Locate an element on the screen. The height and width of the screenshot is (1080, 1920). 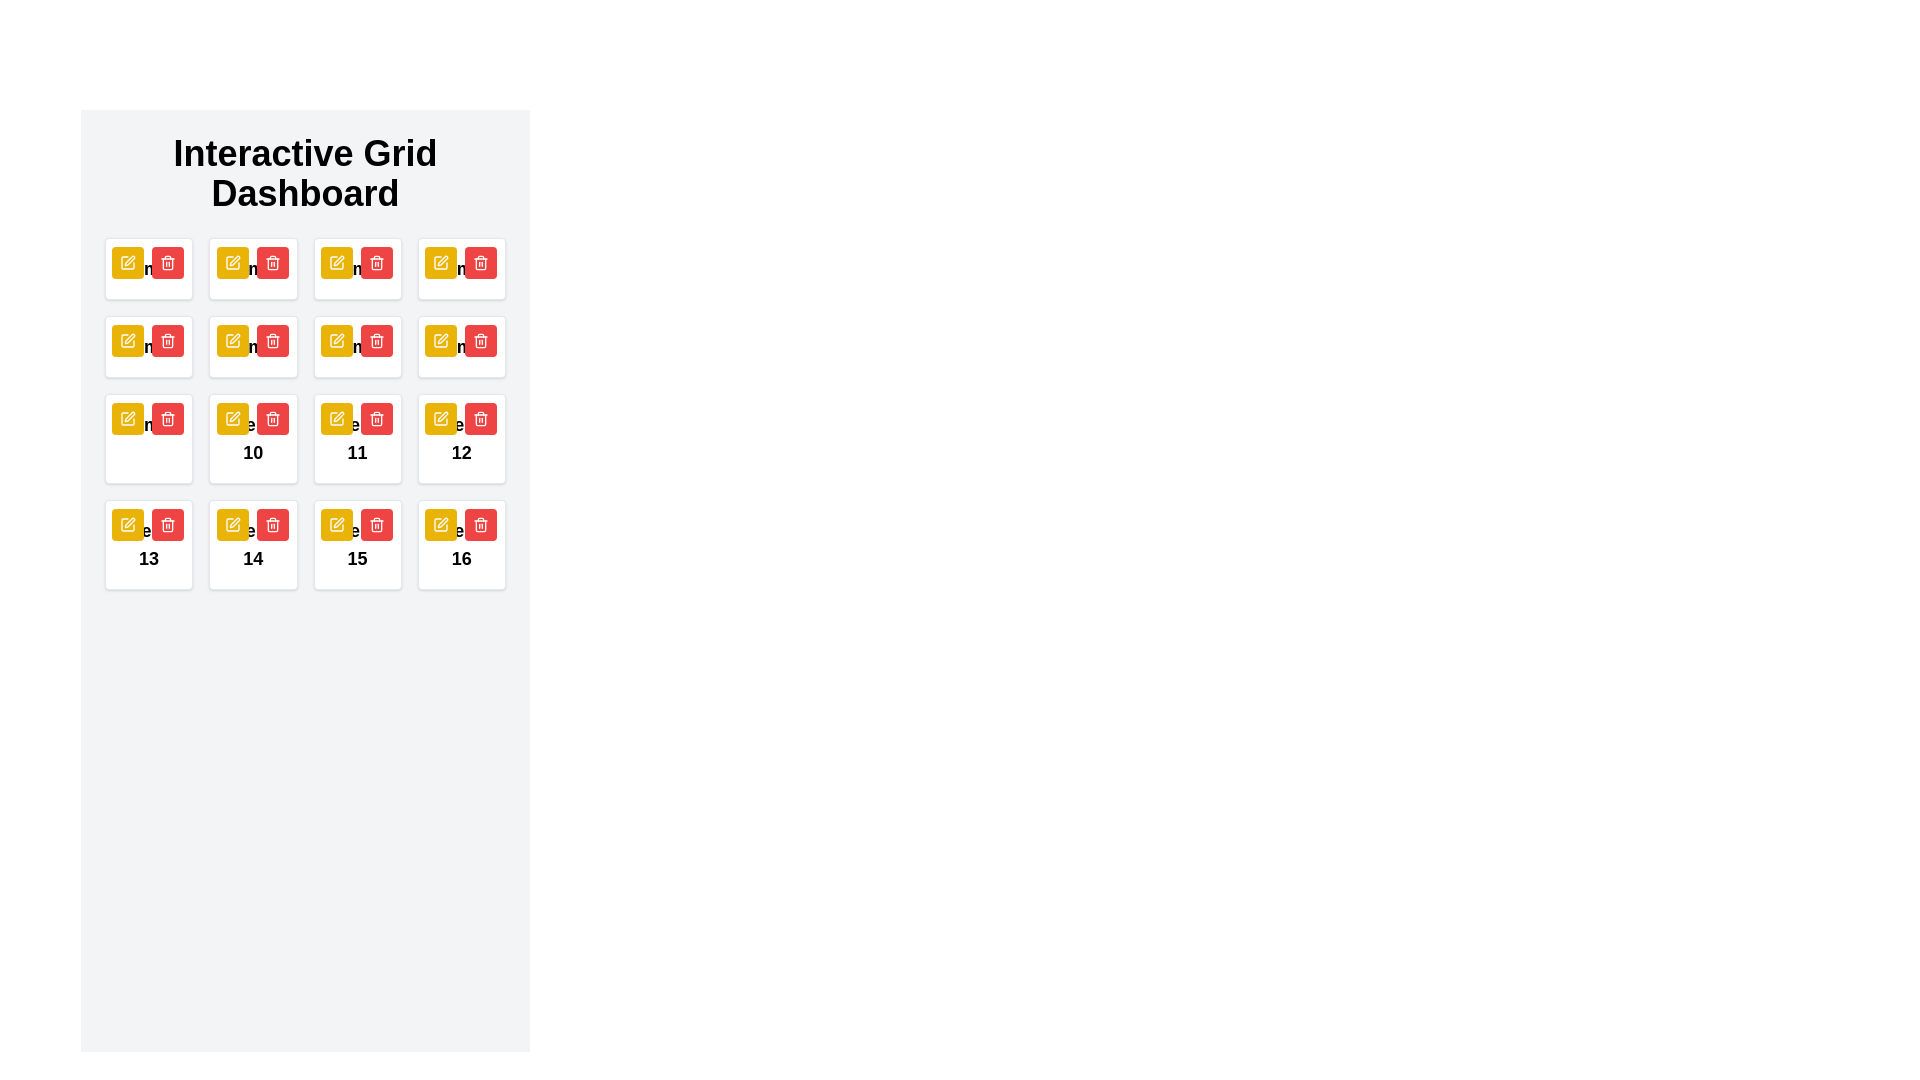
the trash bin icon button is located at coordinates (376, 523).